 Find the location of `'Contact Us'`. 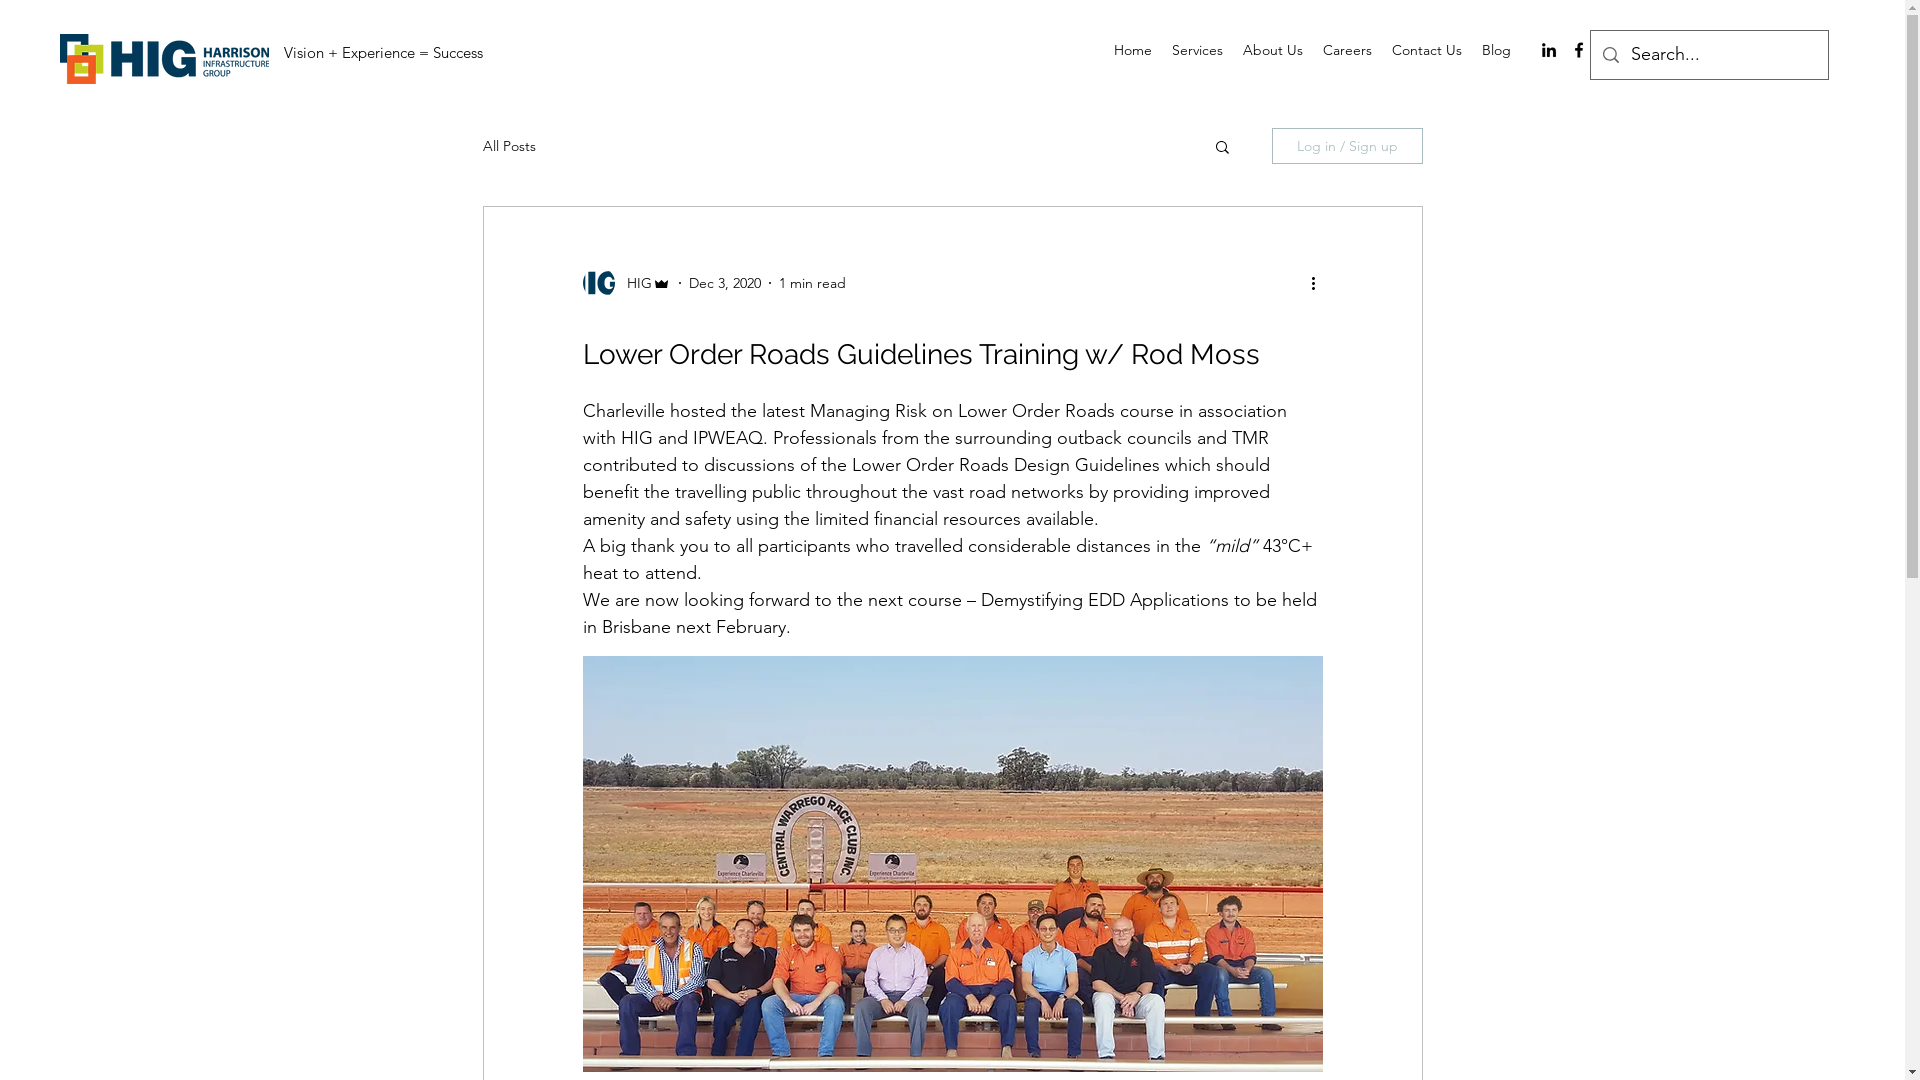

'Contact Us' is located at coordinates (1425, 49).